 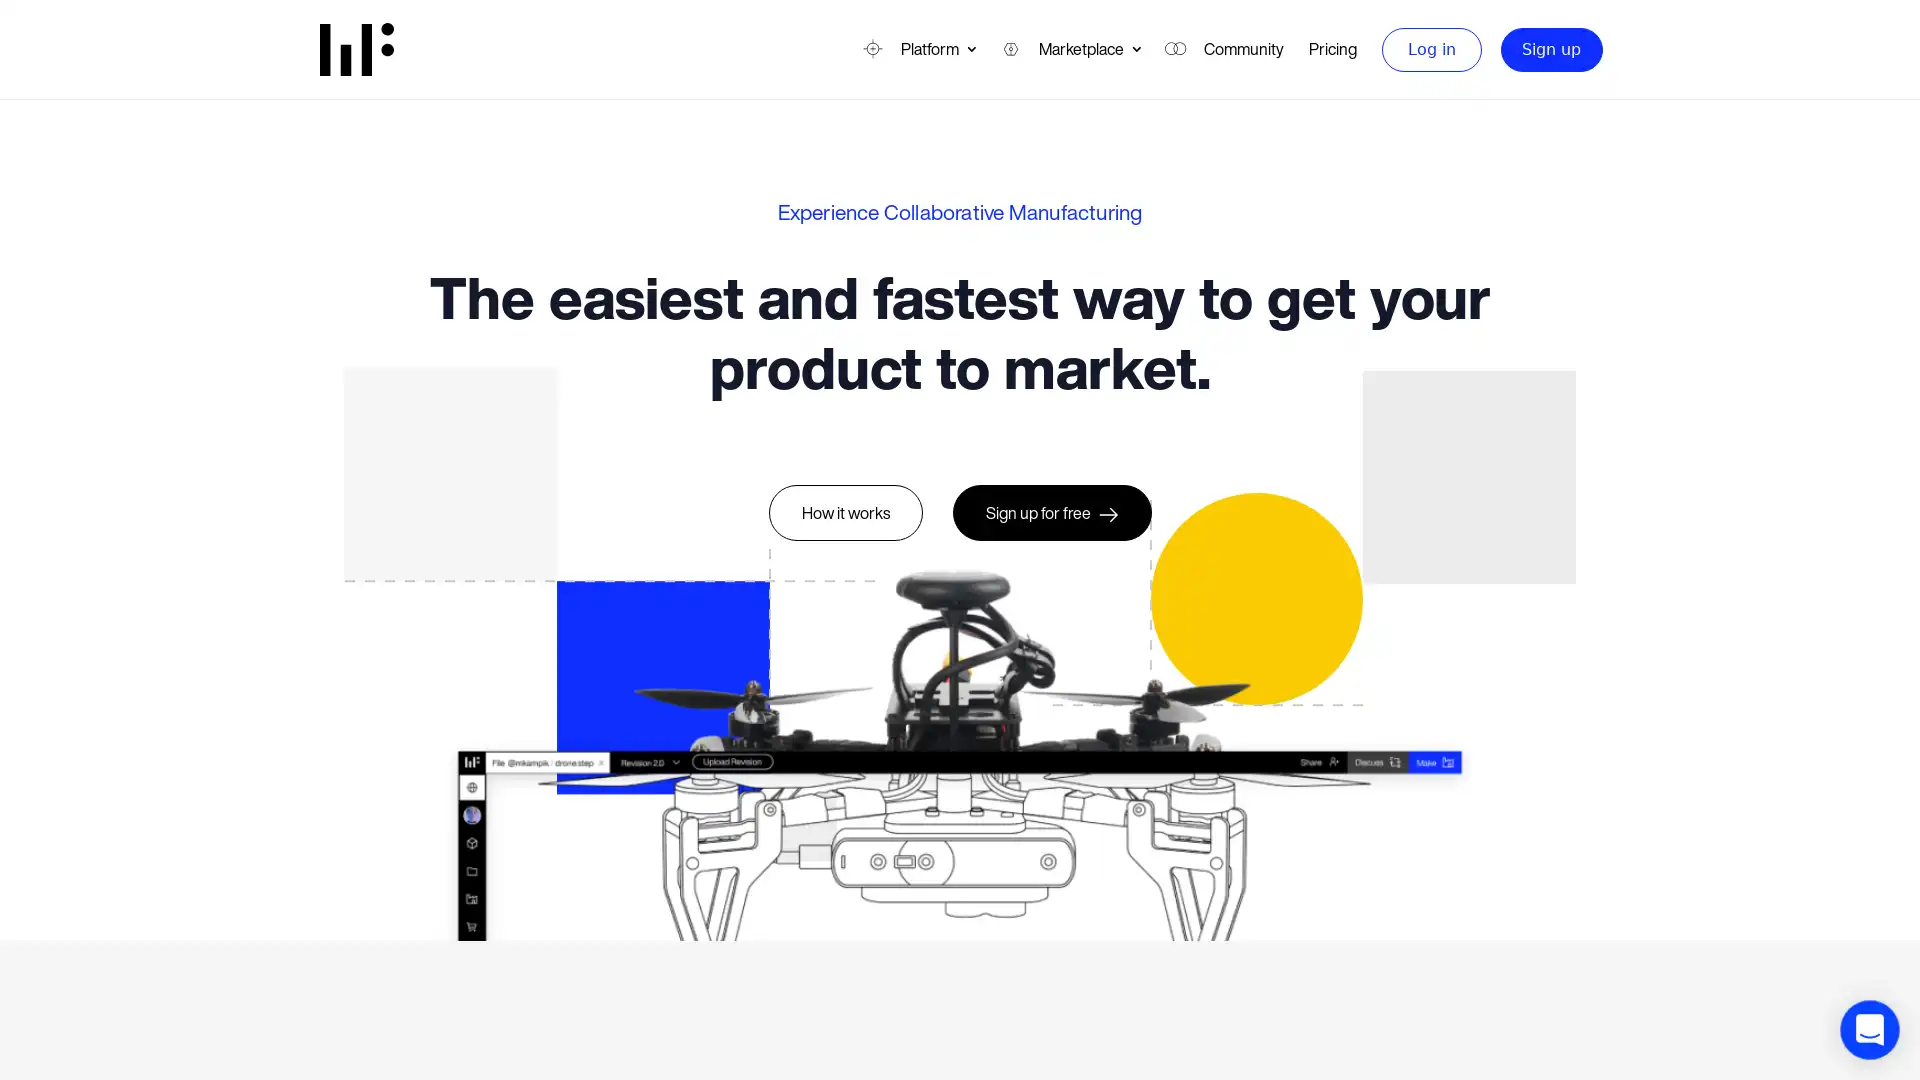 What do you see at coordinates (844, 511) in the screenshot?
I see `How it works` at bounding box center [844, 511].